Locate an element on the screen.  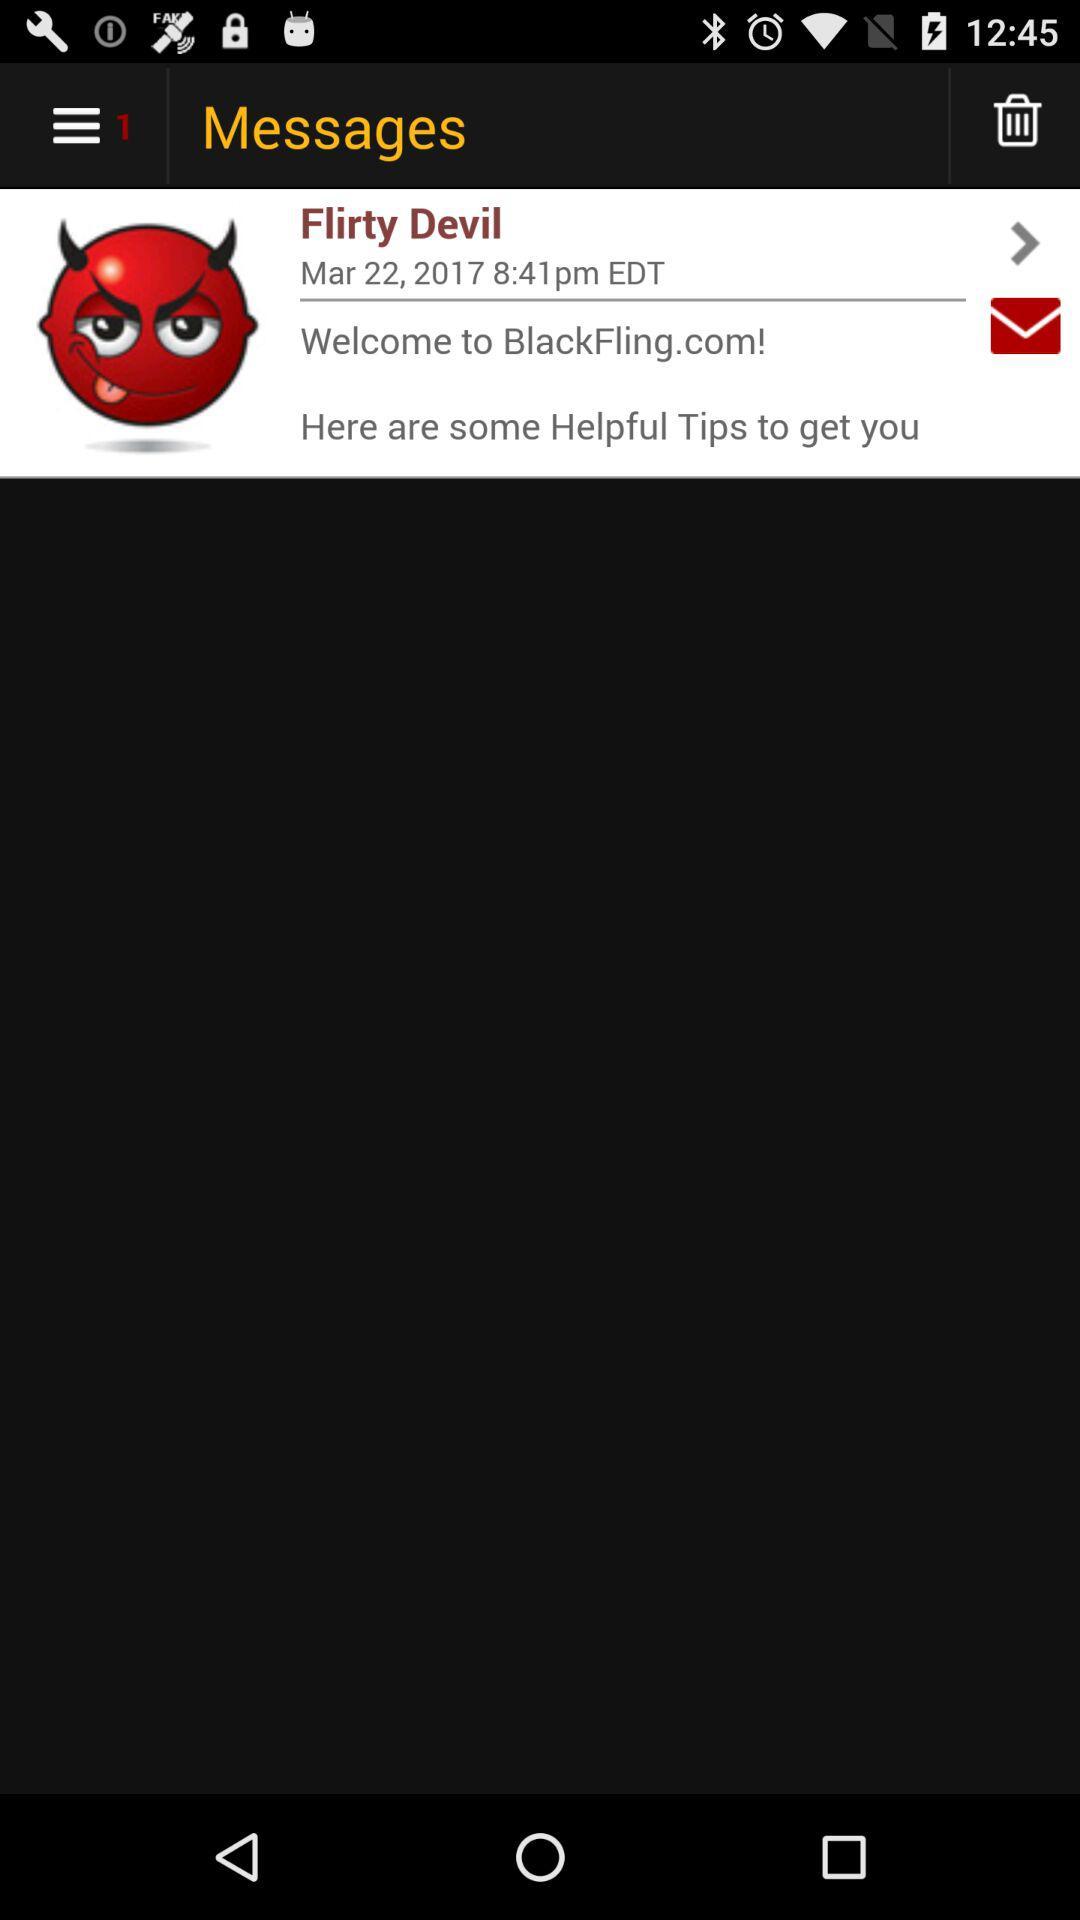
delete the page is located at coordinates (1018, 124).